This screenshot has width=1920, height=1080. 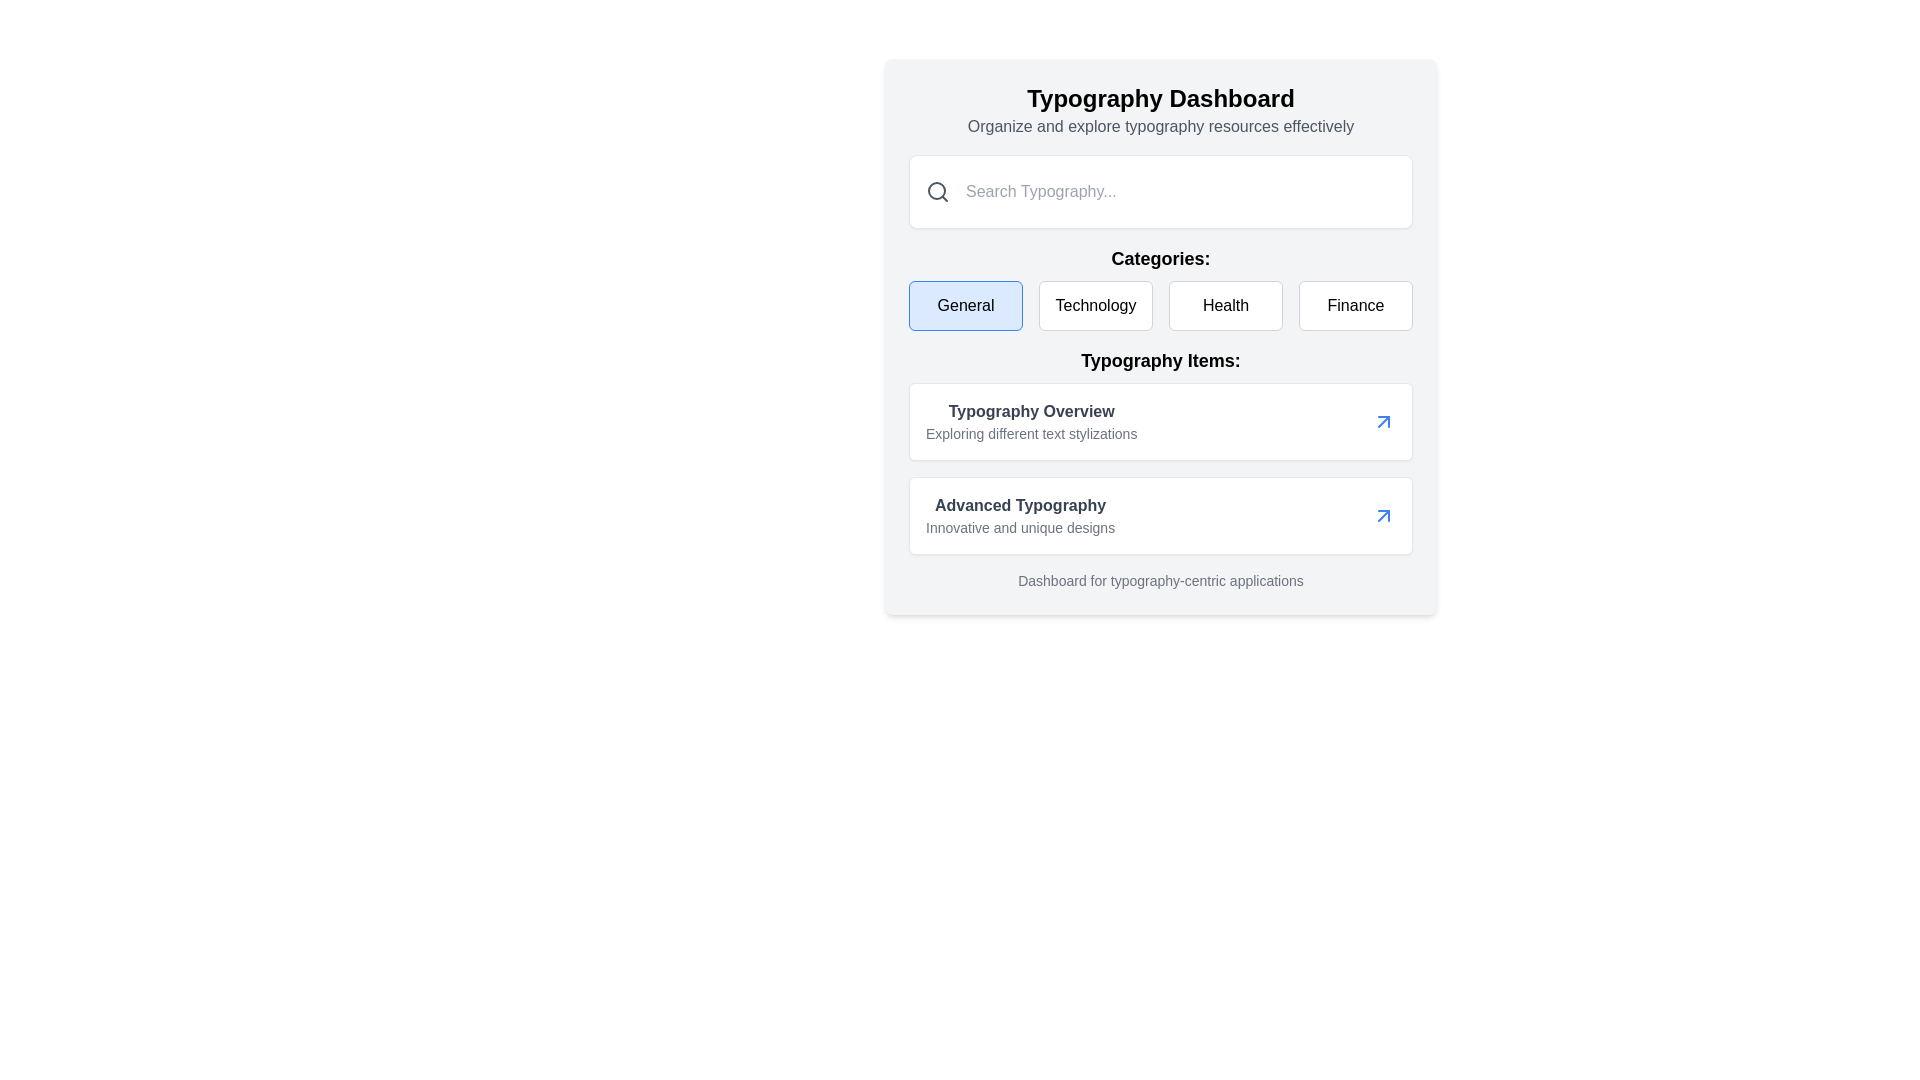 I want to click on the 'Advanced Typography' text label in the 'Typography Items' section, so click(x=1020, y=504).